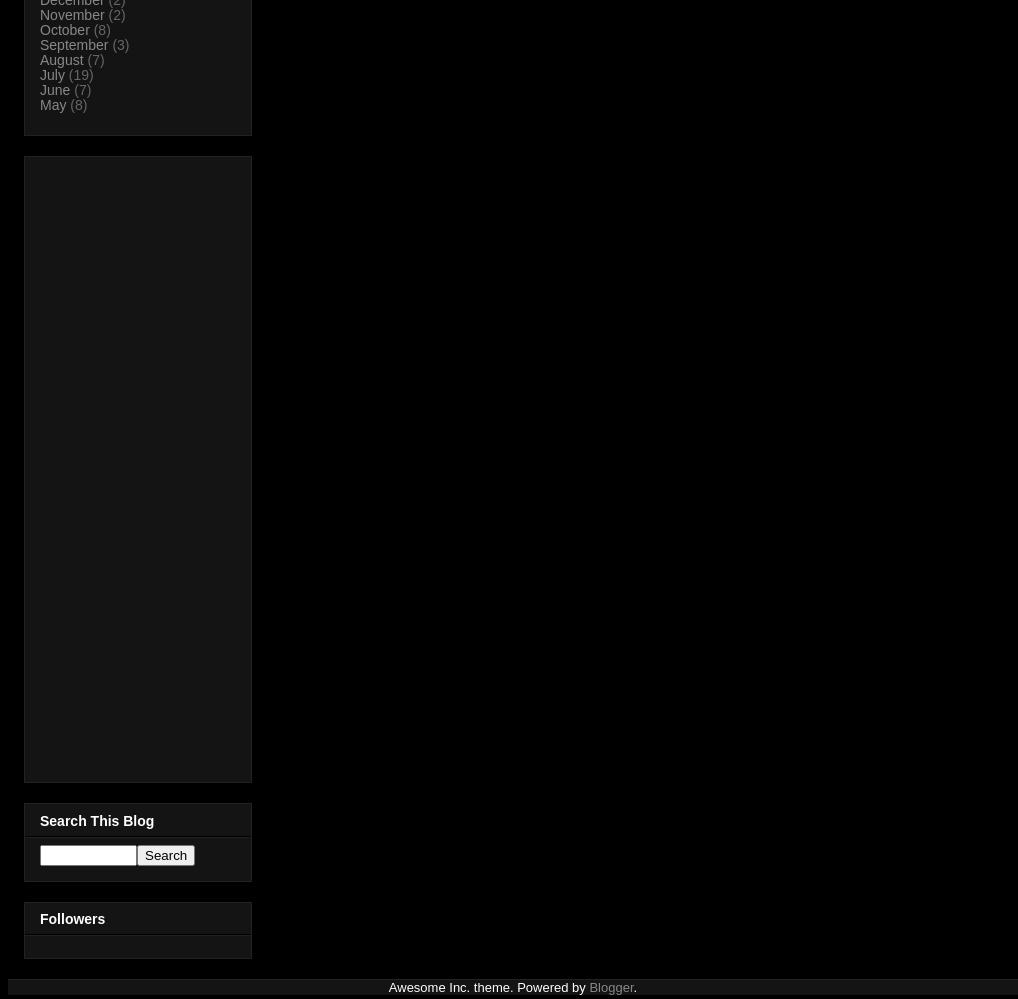 This screenshot has height=999, width=1018. I want to click on 'Followers', so click(39, 918).